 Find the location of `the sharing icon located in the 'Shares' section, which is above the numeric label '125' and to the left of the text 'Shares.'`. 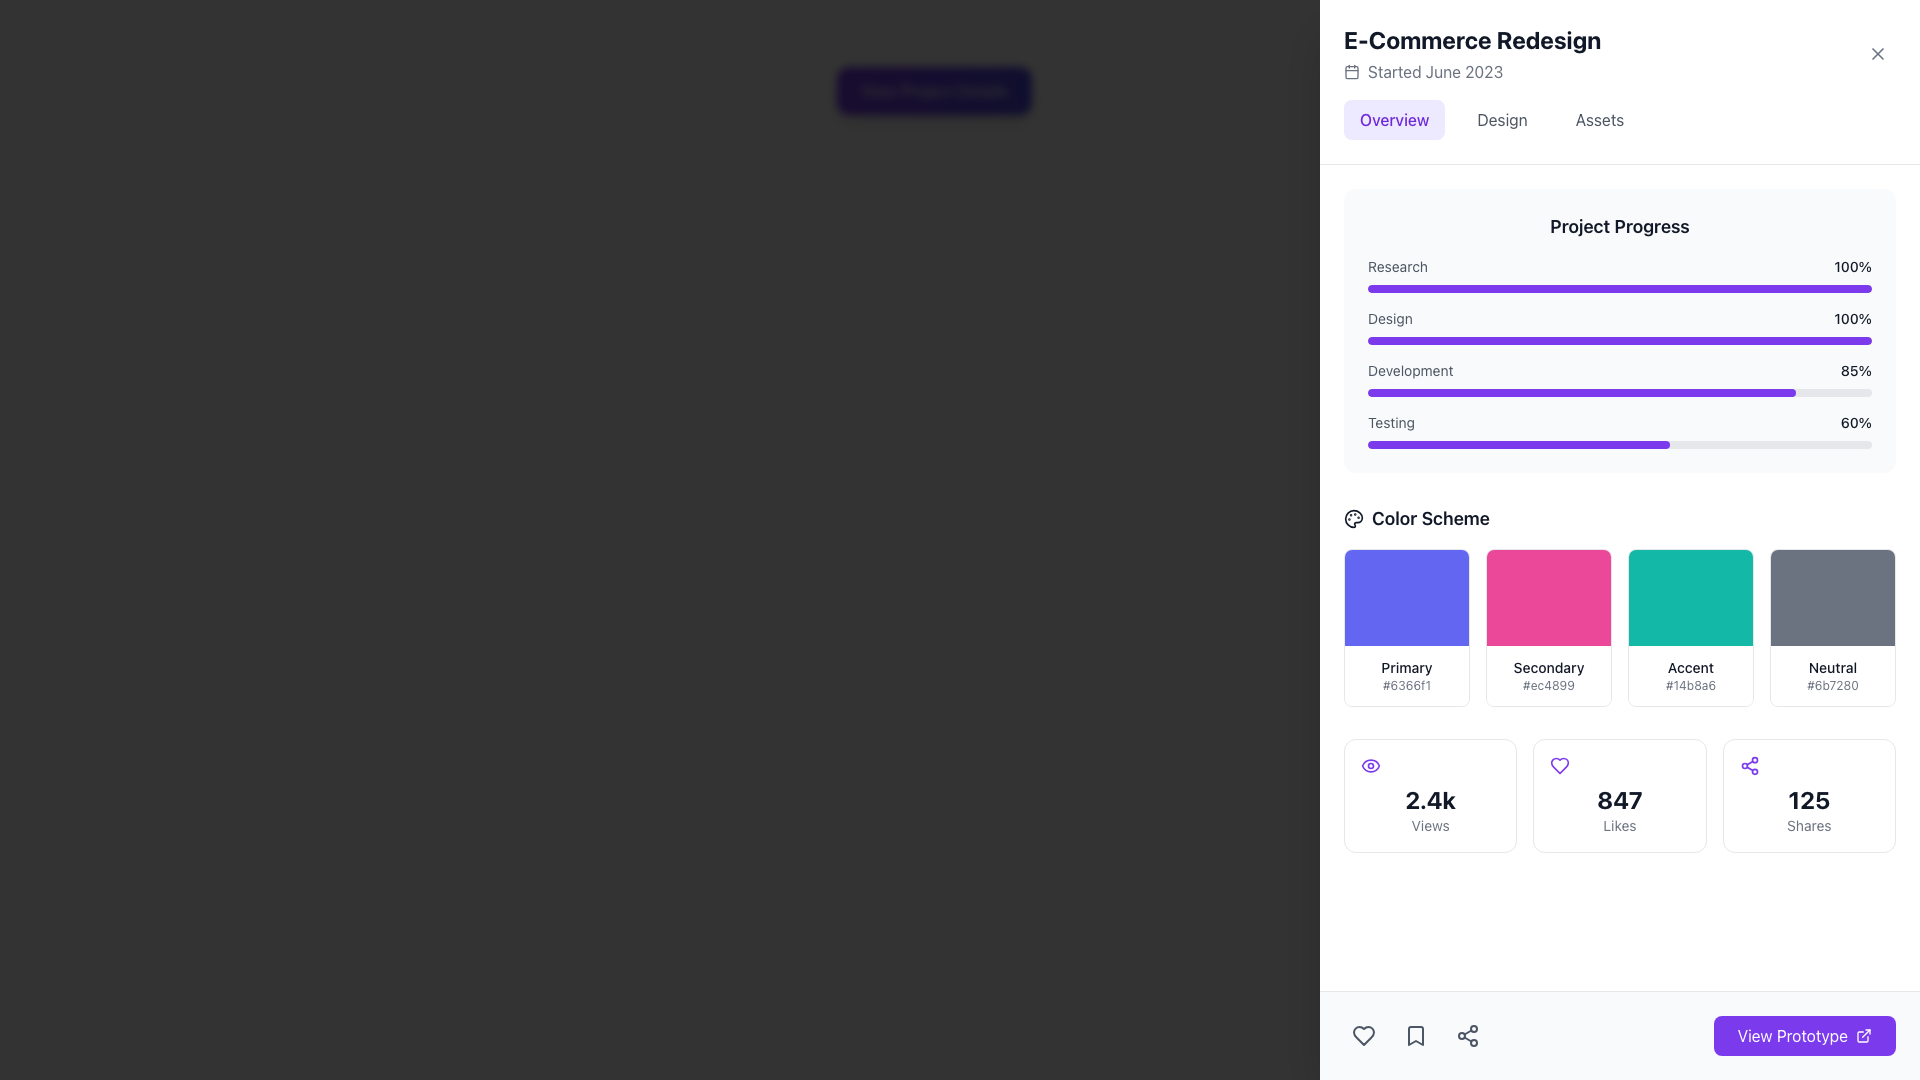

the sharing icon located in the 'Shares' section, which is above the numeric label '125' and to the left of the text 'Shares.' is located at coordinates (1748, 765).